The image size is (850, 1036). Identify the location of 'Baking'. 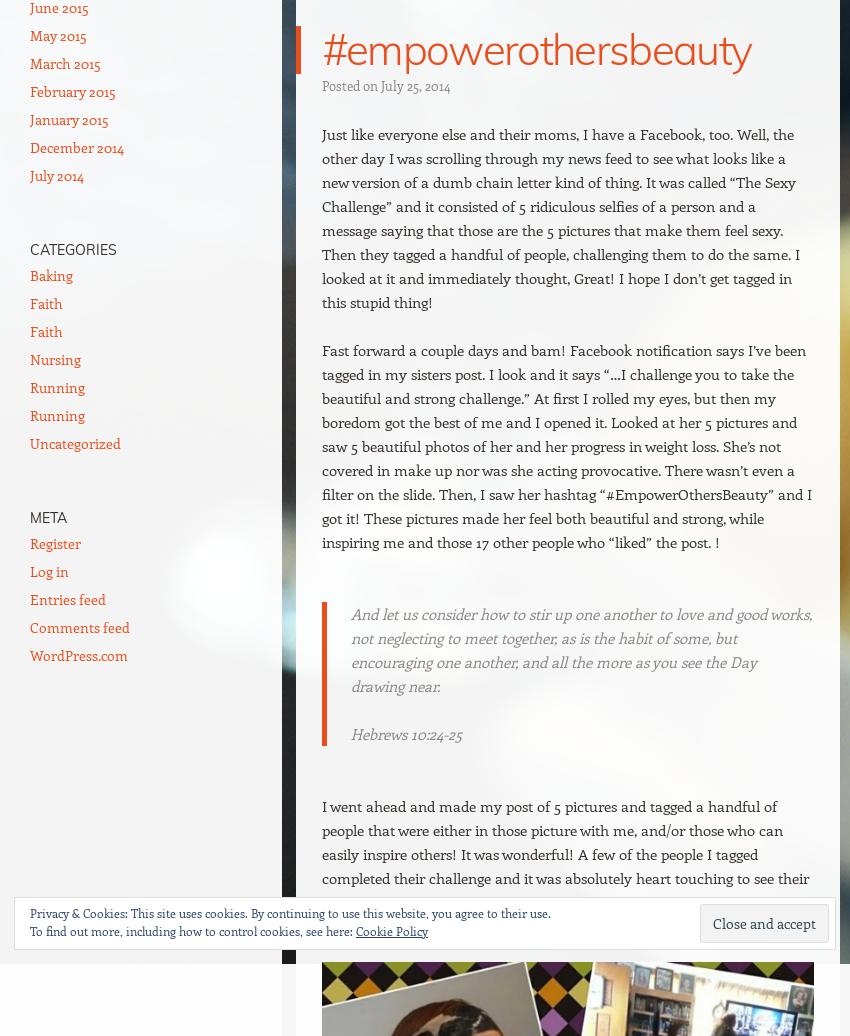
(51, 275).